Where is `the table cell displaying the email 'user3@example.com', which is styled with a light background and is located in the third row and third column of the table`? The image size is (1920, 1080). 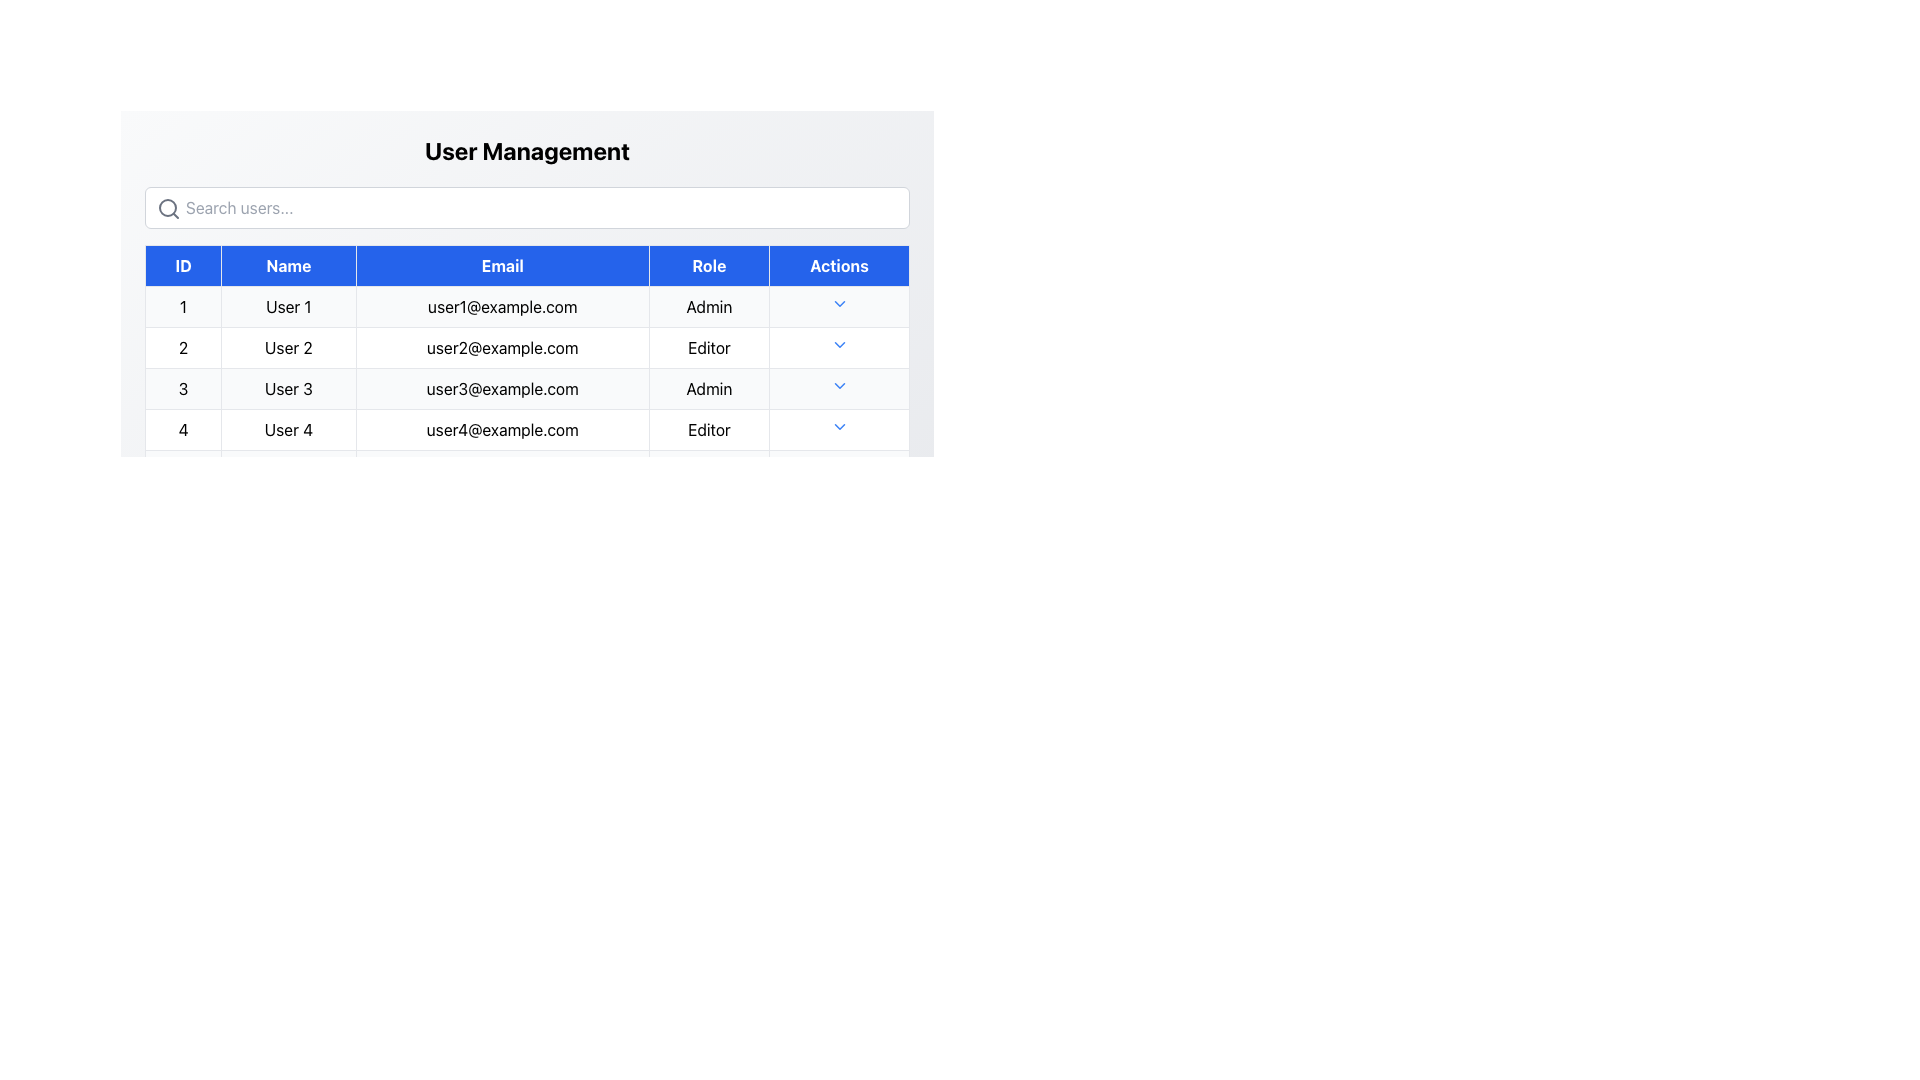 the table cell displaying the email 'user3@example.com', which is styled with a light background and is located in the third row and third column of the table is located at coordinates (502, 389).